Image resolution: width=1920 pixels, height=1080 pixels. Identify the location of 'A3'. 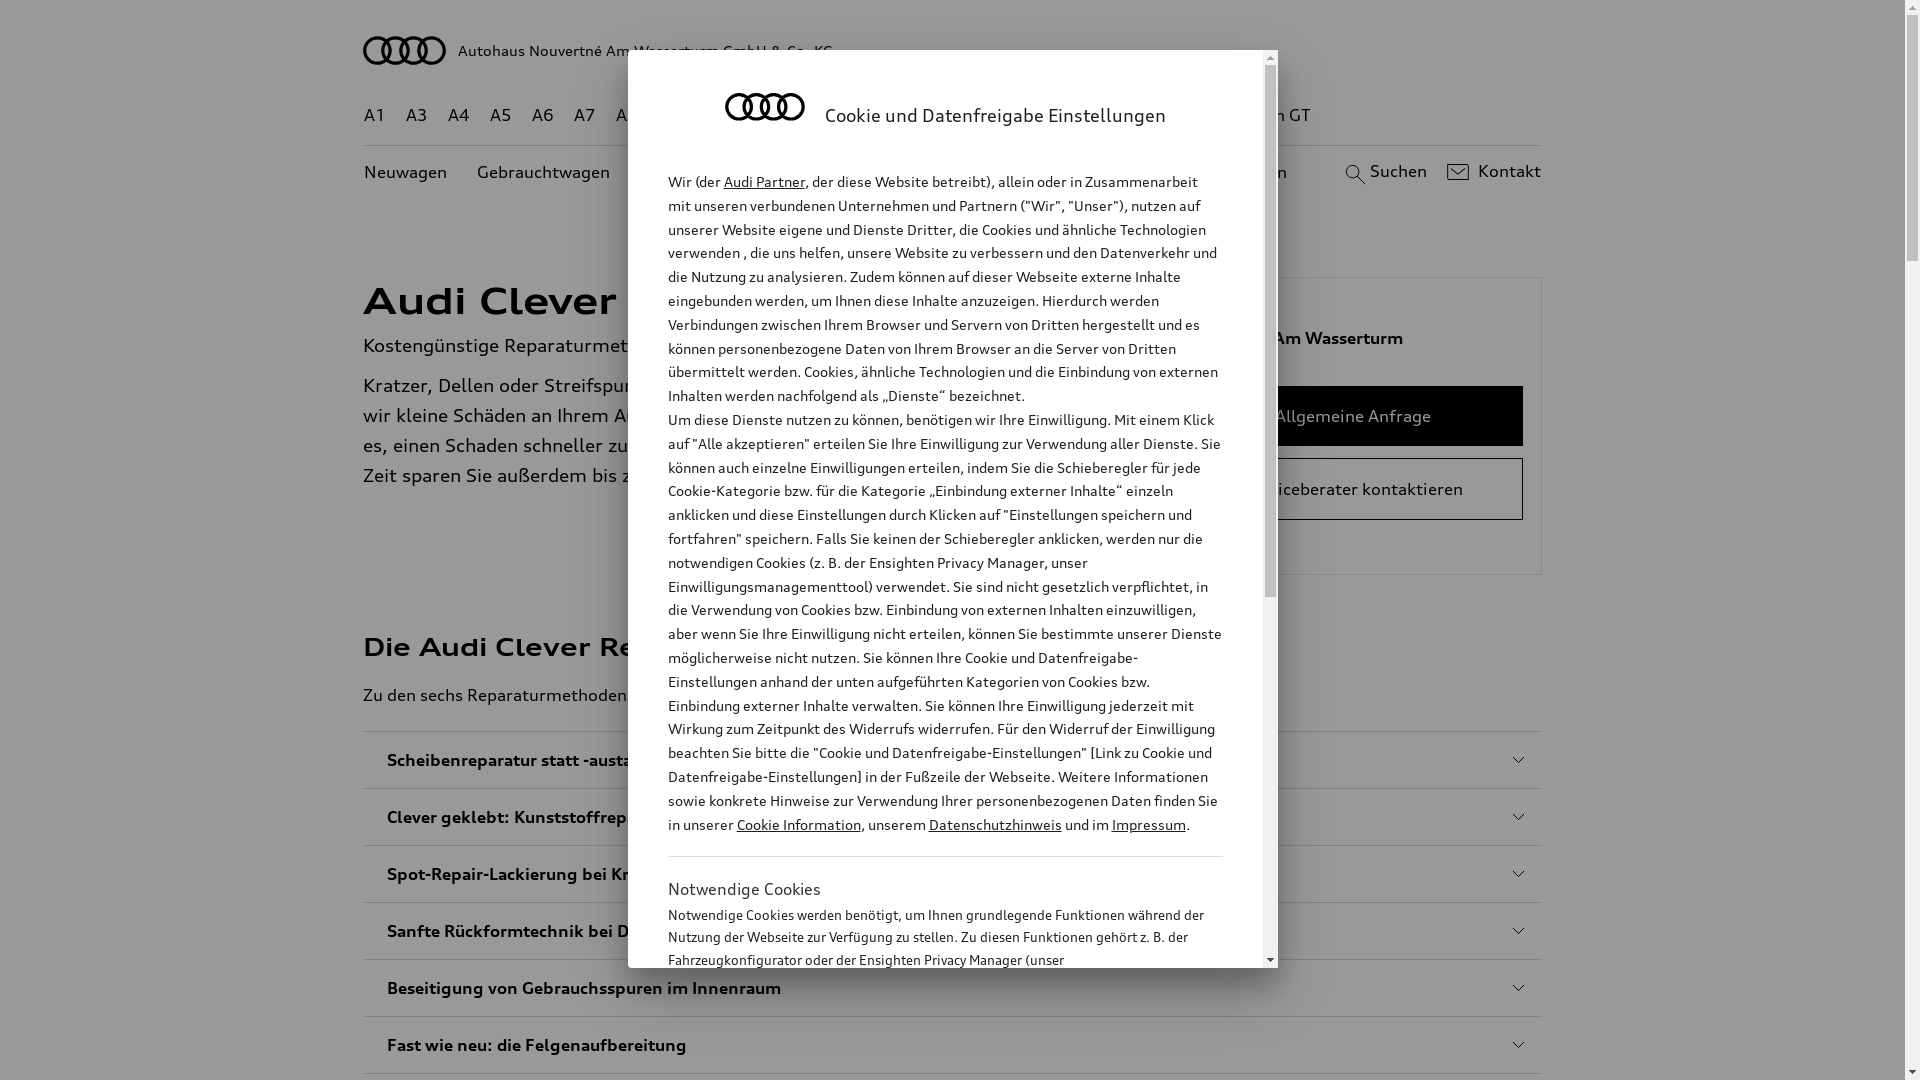
(416, 115).